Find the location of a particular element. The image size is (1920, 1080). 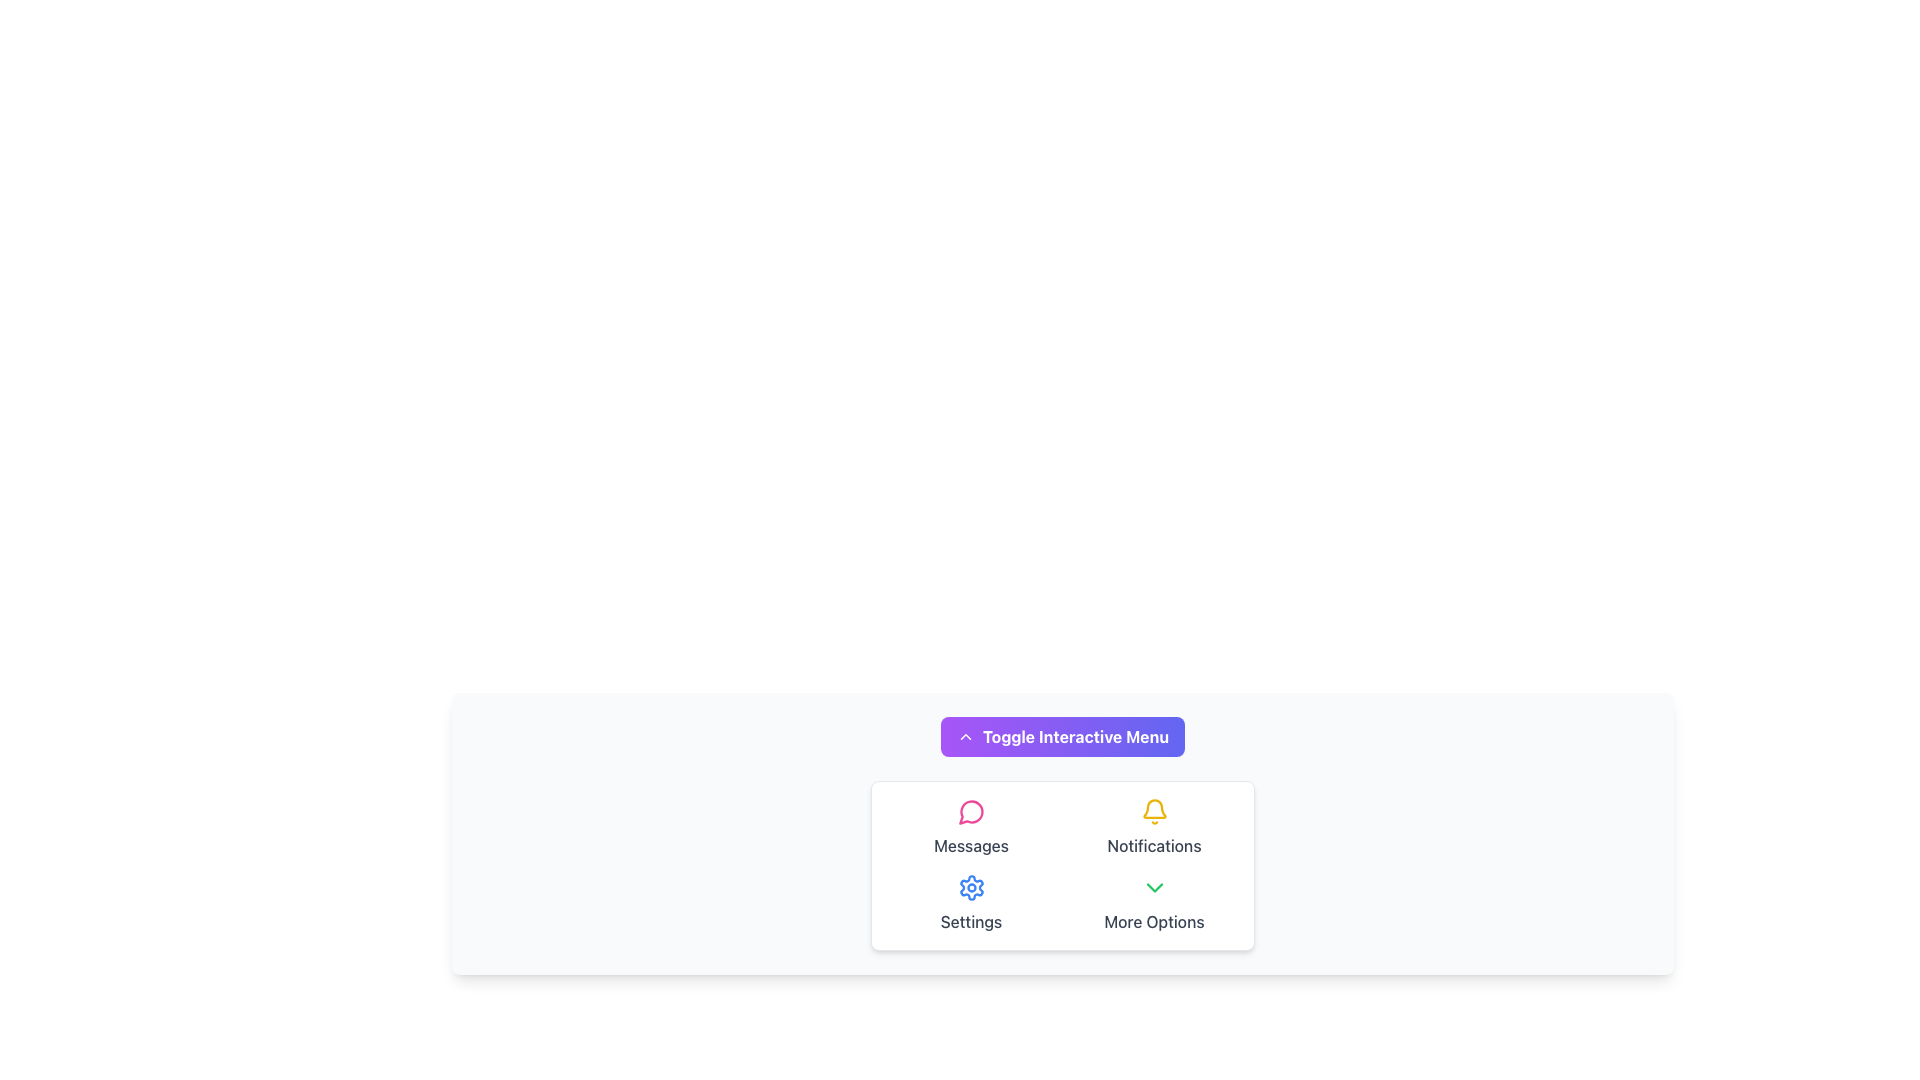

the Text Label that describes the notifications functionality, located below the bell icon in the options menu, which is the third option from the left is located at coordinates (1154, 845).